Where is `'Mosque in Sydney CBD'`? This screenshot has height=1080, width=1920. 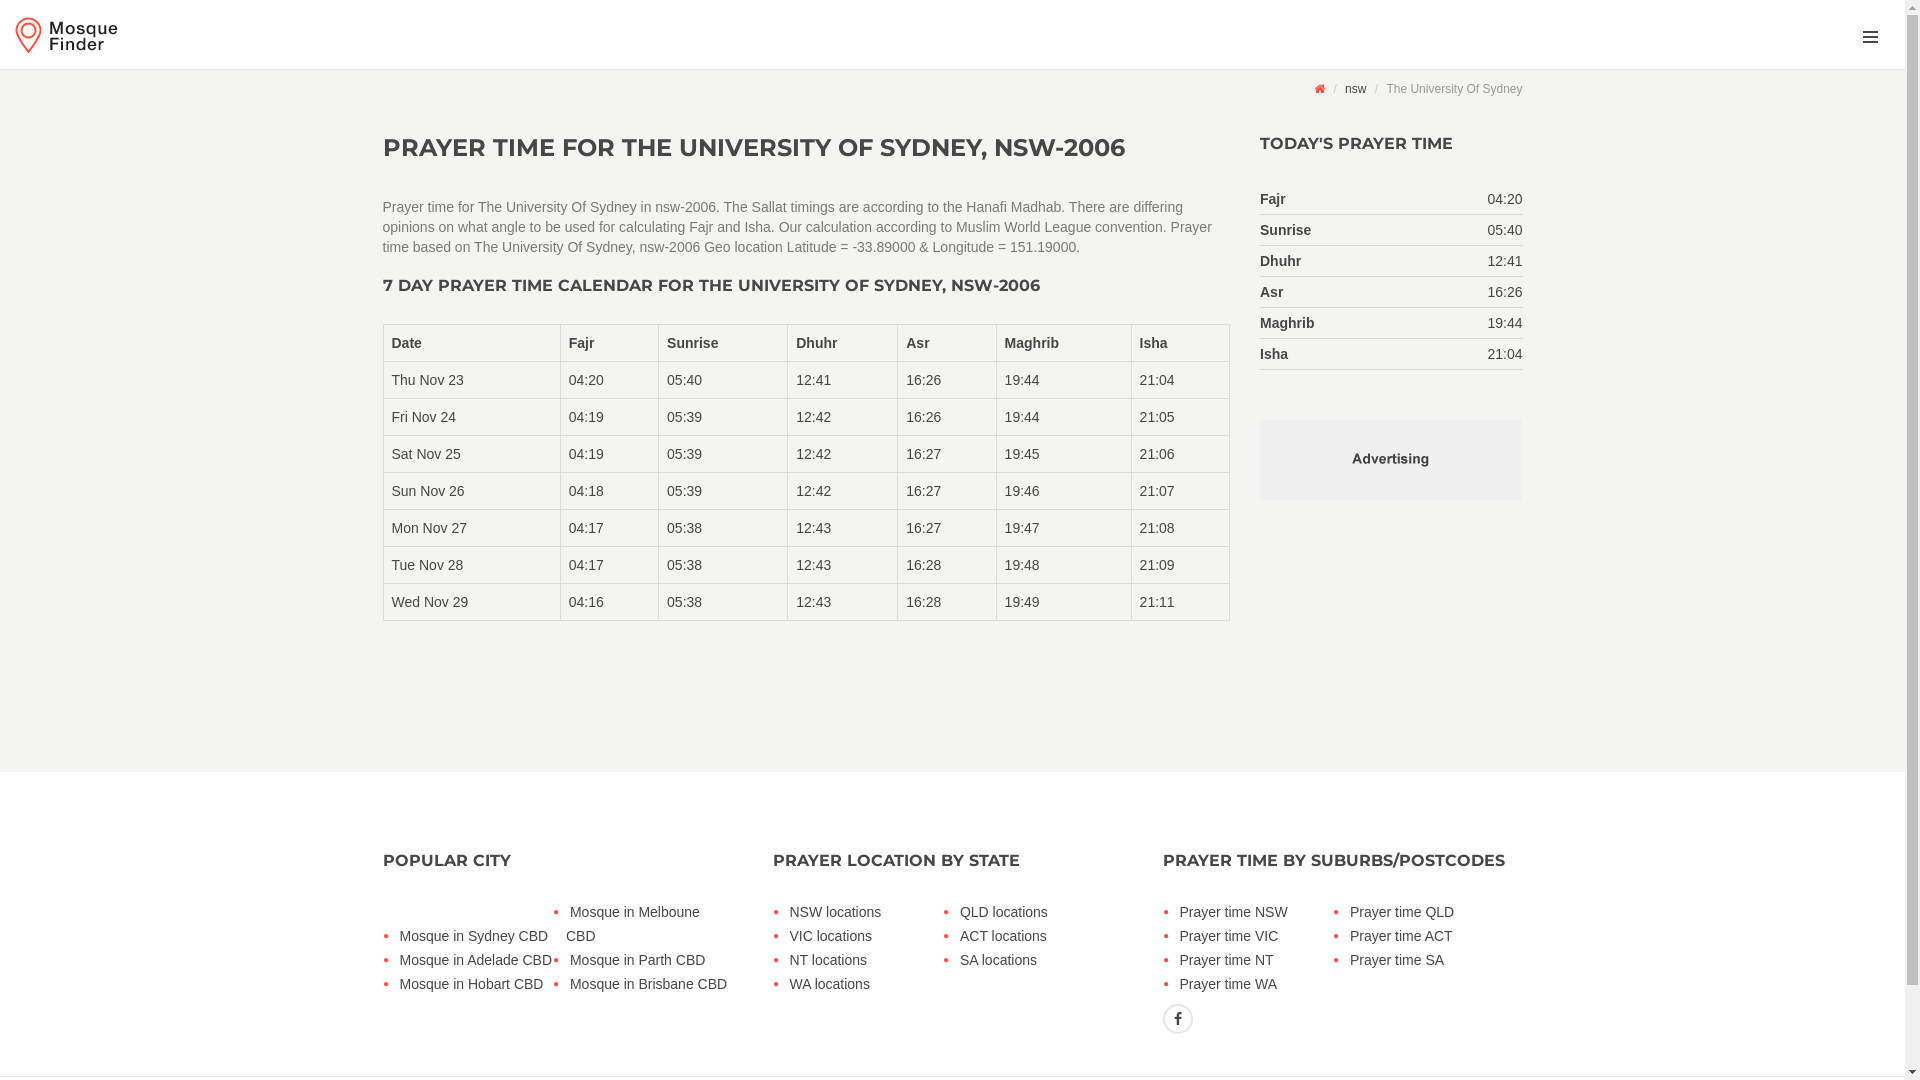 'Mosque in Sydney CBD' is located at coordinates (478, 936).